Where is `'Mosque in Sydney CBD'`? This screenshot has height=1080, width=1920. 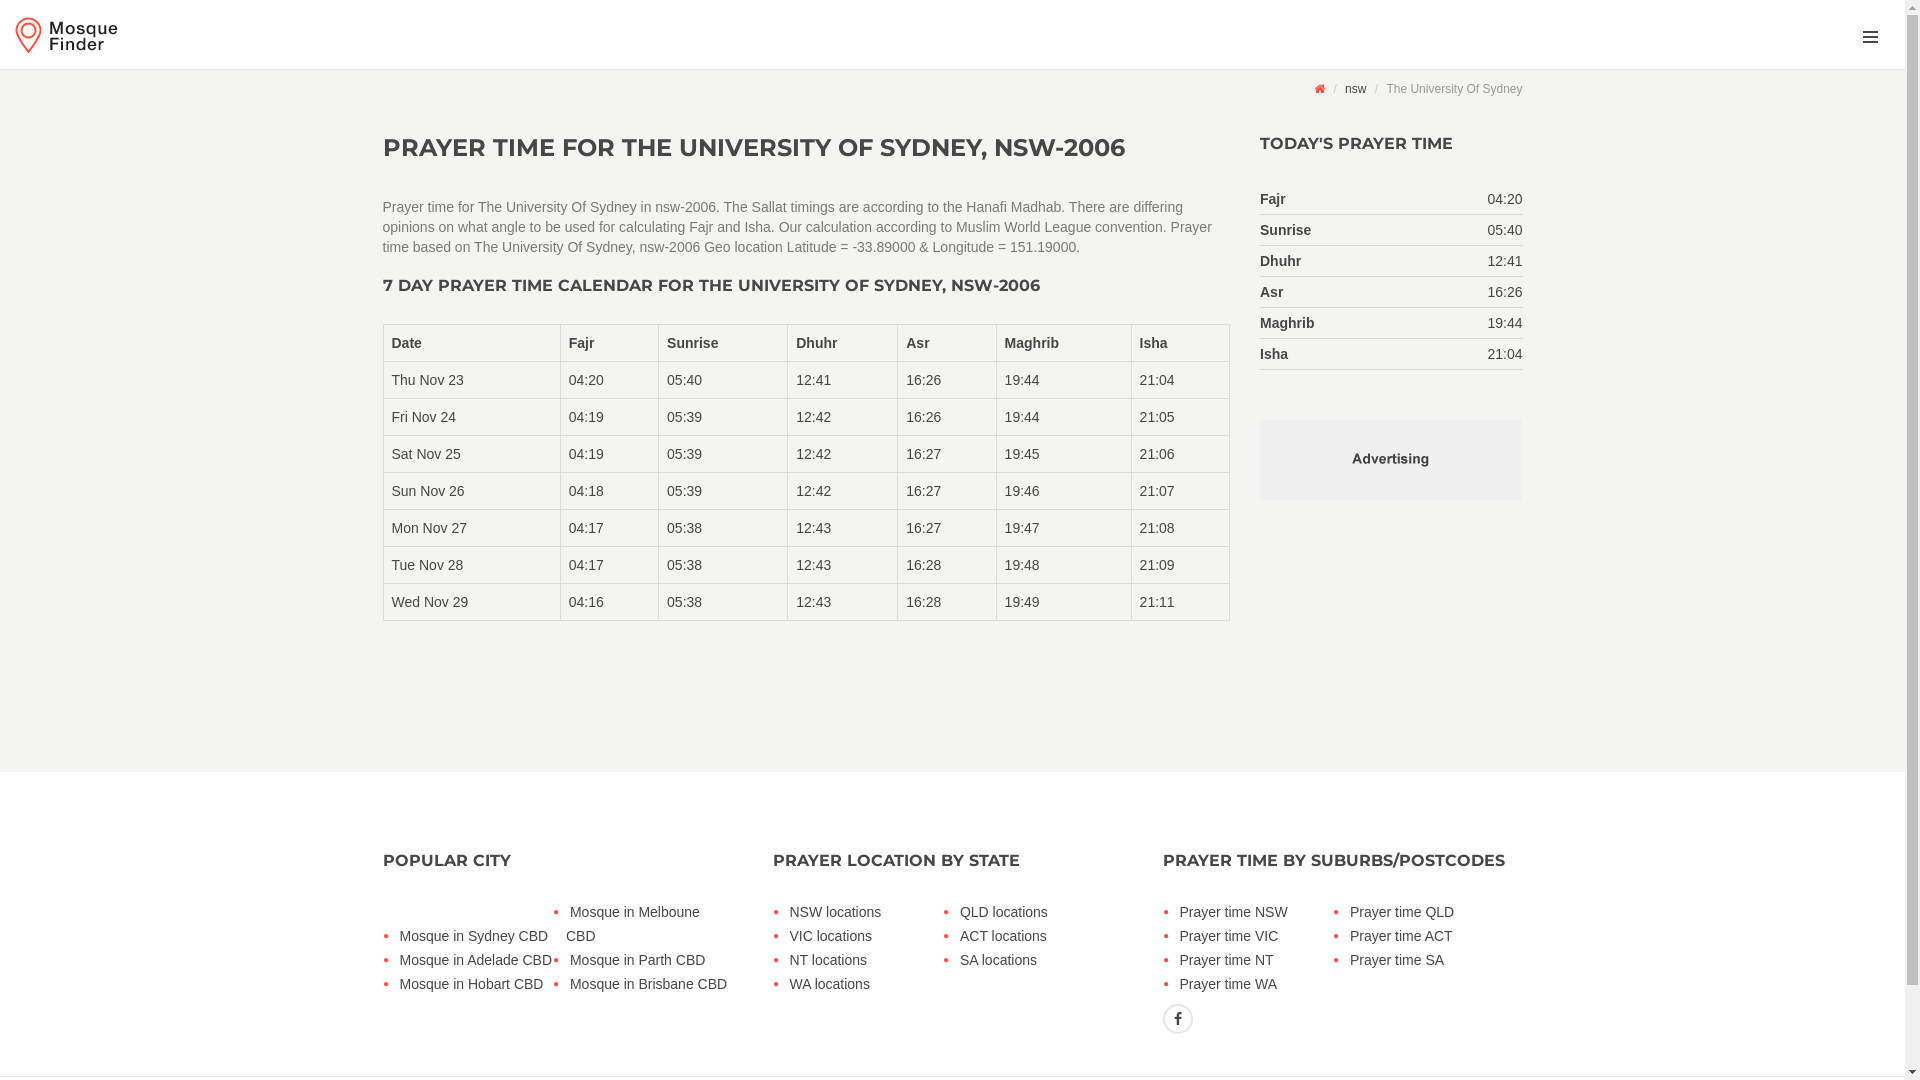 'Mosque in Sydney CBD' is located at coordinates (478, 936).